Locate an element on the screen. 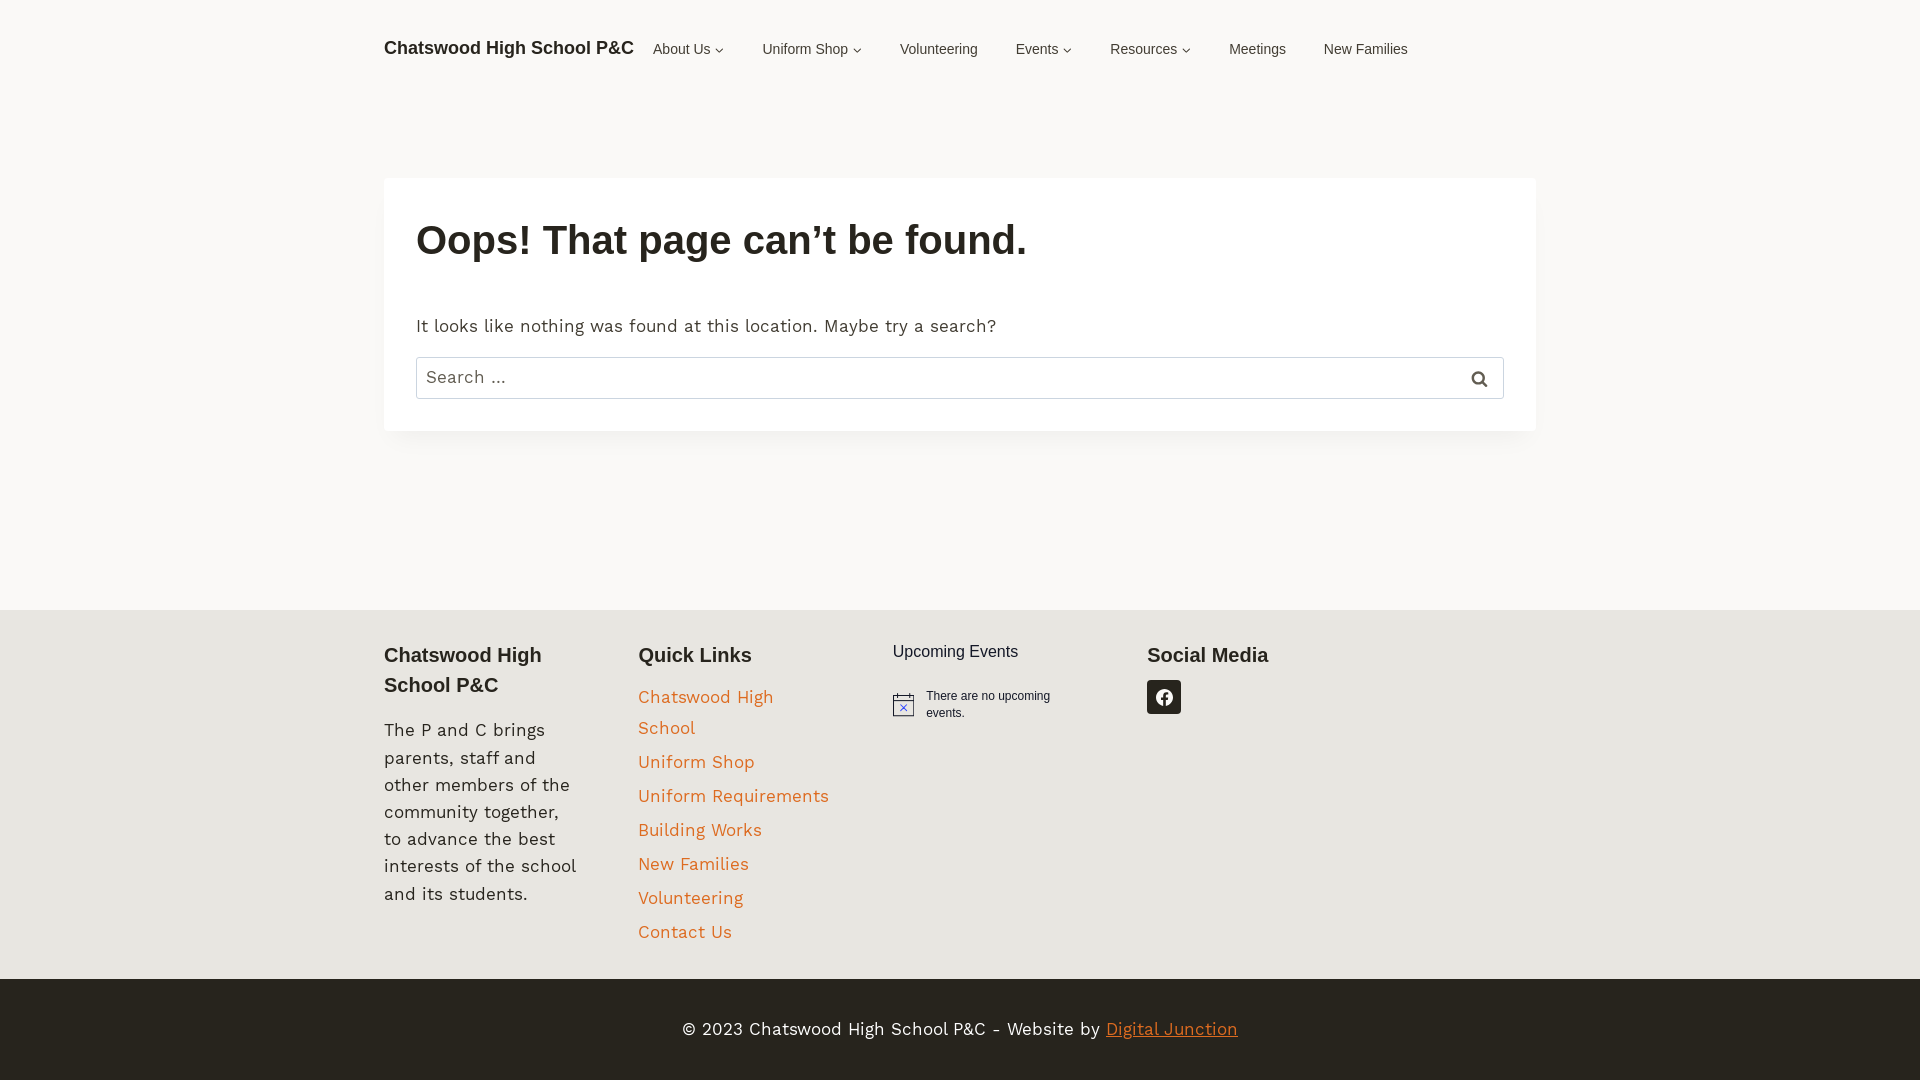  'Events' is located at coordinates (1043, 48).